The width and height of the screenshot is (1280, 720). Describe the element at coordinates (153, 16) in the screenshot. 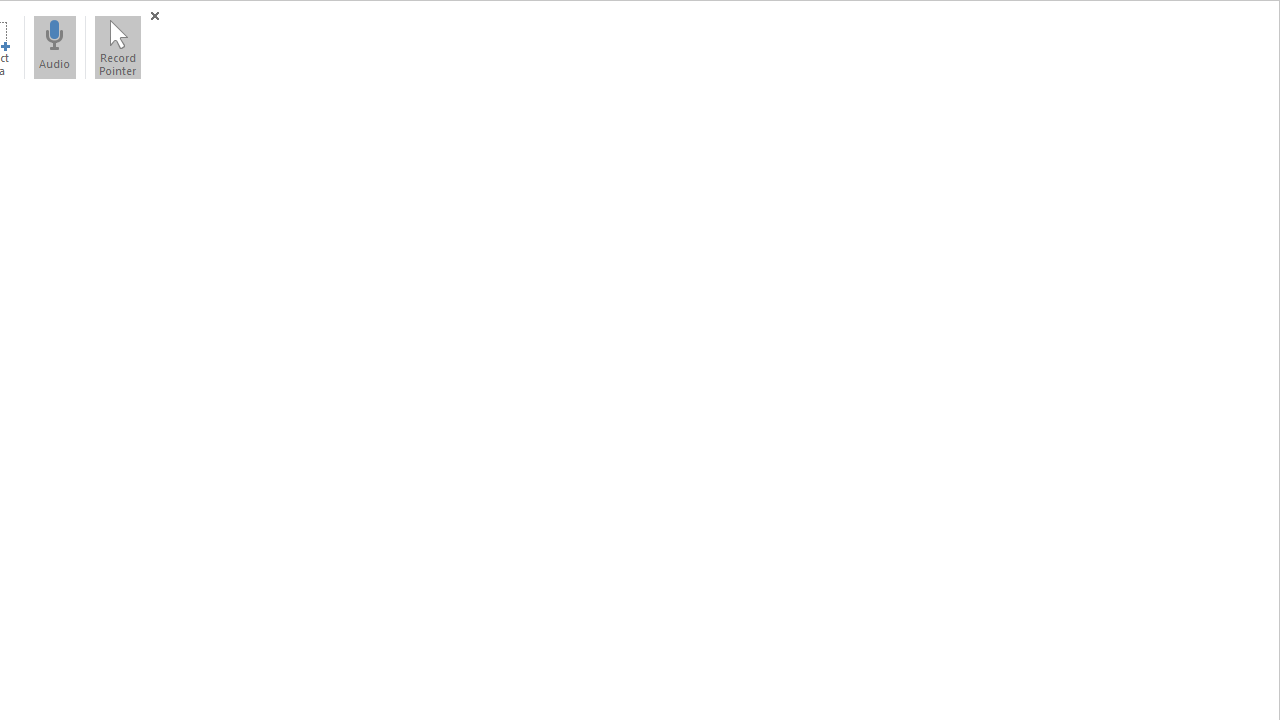

I see `'Close (Windows logo key+Shift+Q)'` at that location.